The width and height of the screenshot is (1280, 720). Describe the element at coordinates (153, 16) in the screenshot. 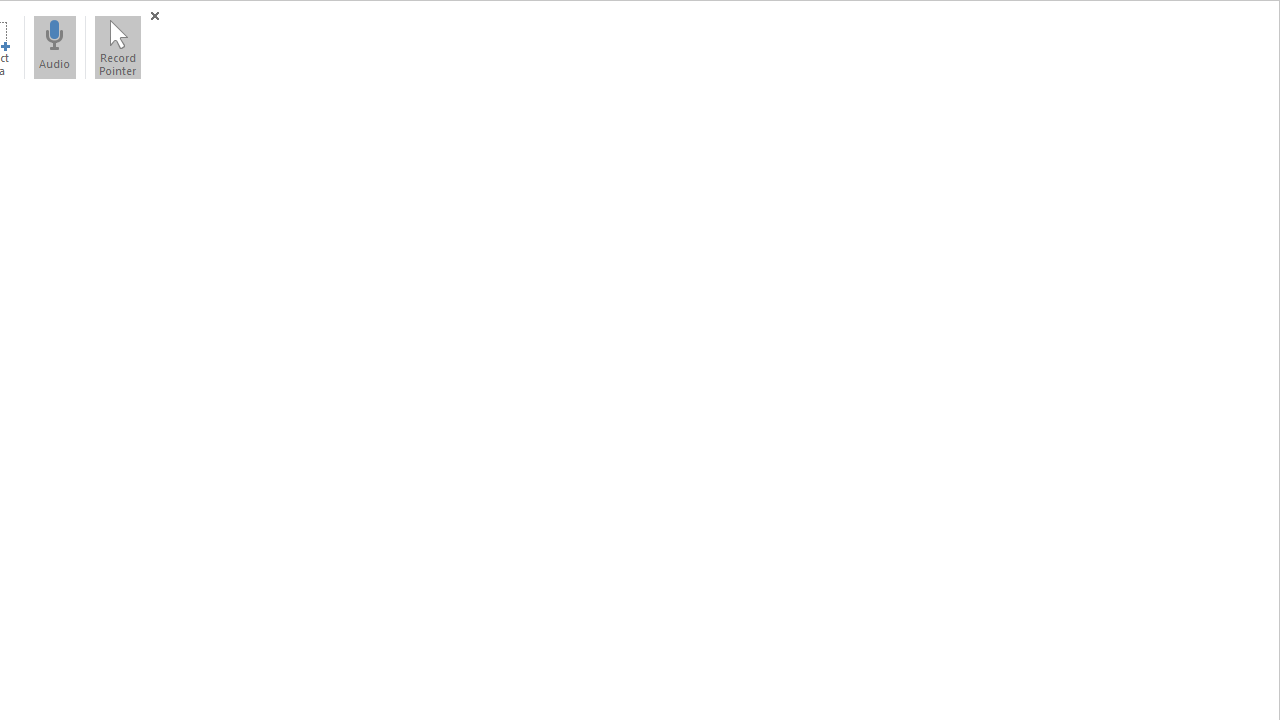

I see `'Close (Windows logo key+Shift+Q)'` at that location.